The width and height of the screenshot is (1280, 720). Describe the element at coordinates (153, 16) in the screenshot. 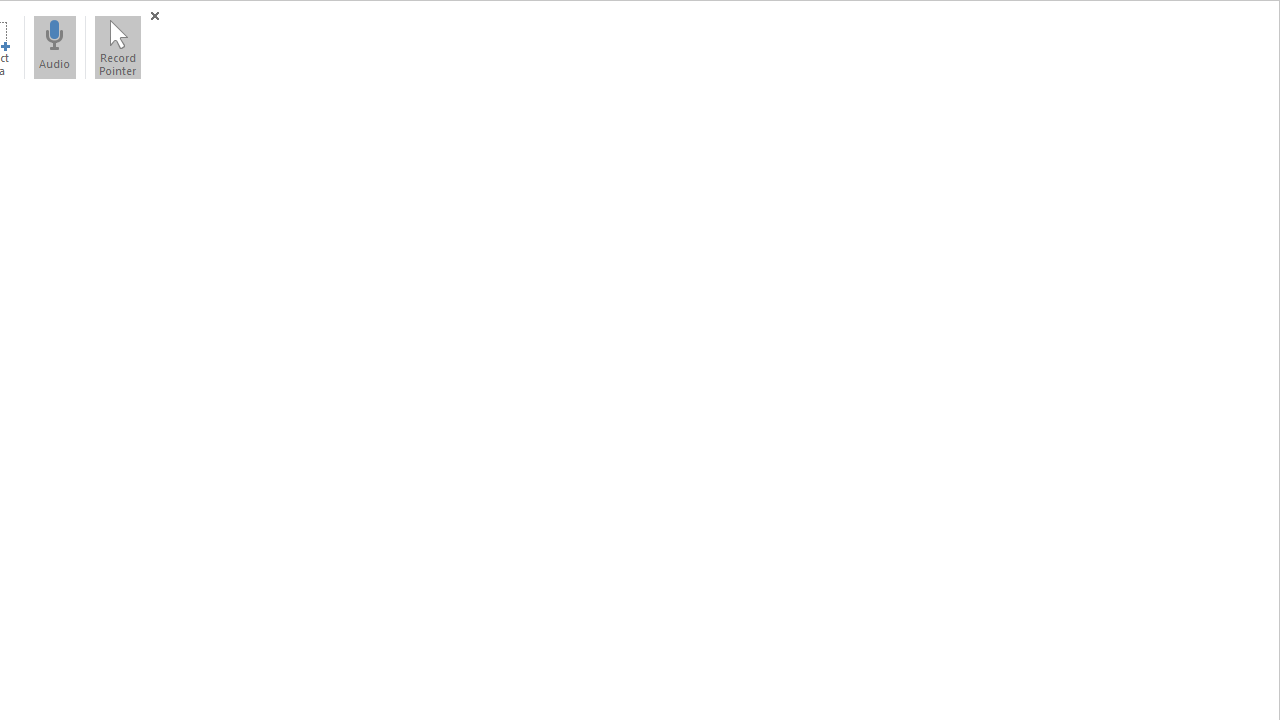

I see `'Close (Windows logo key+Shift+Q)'` at that location.